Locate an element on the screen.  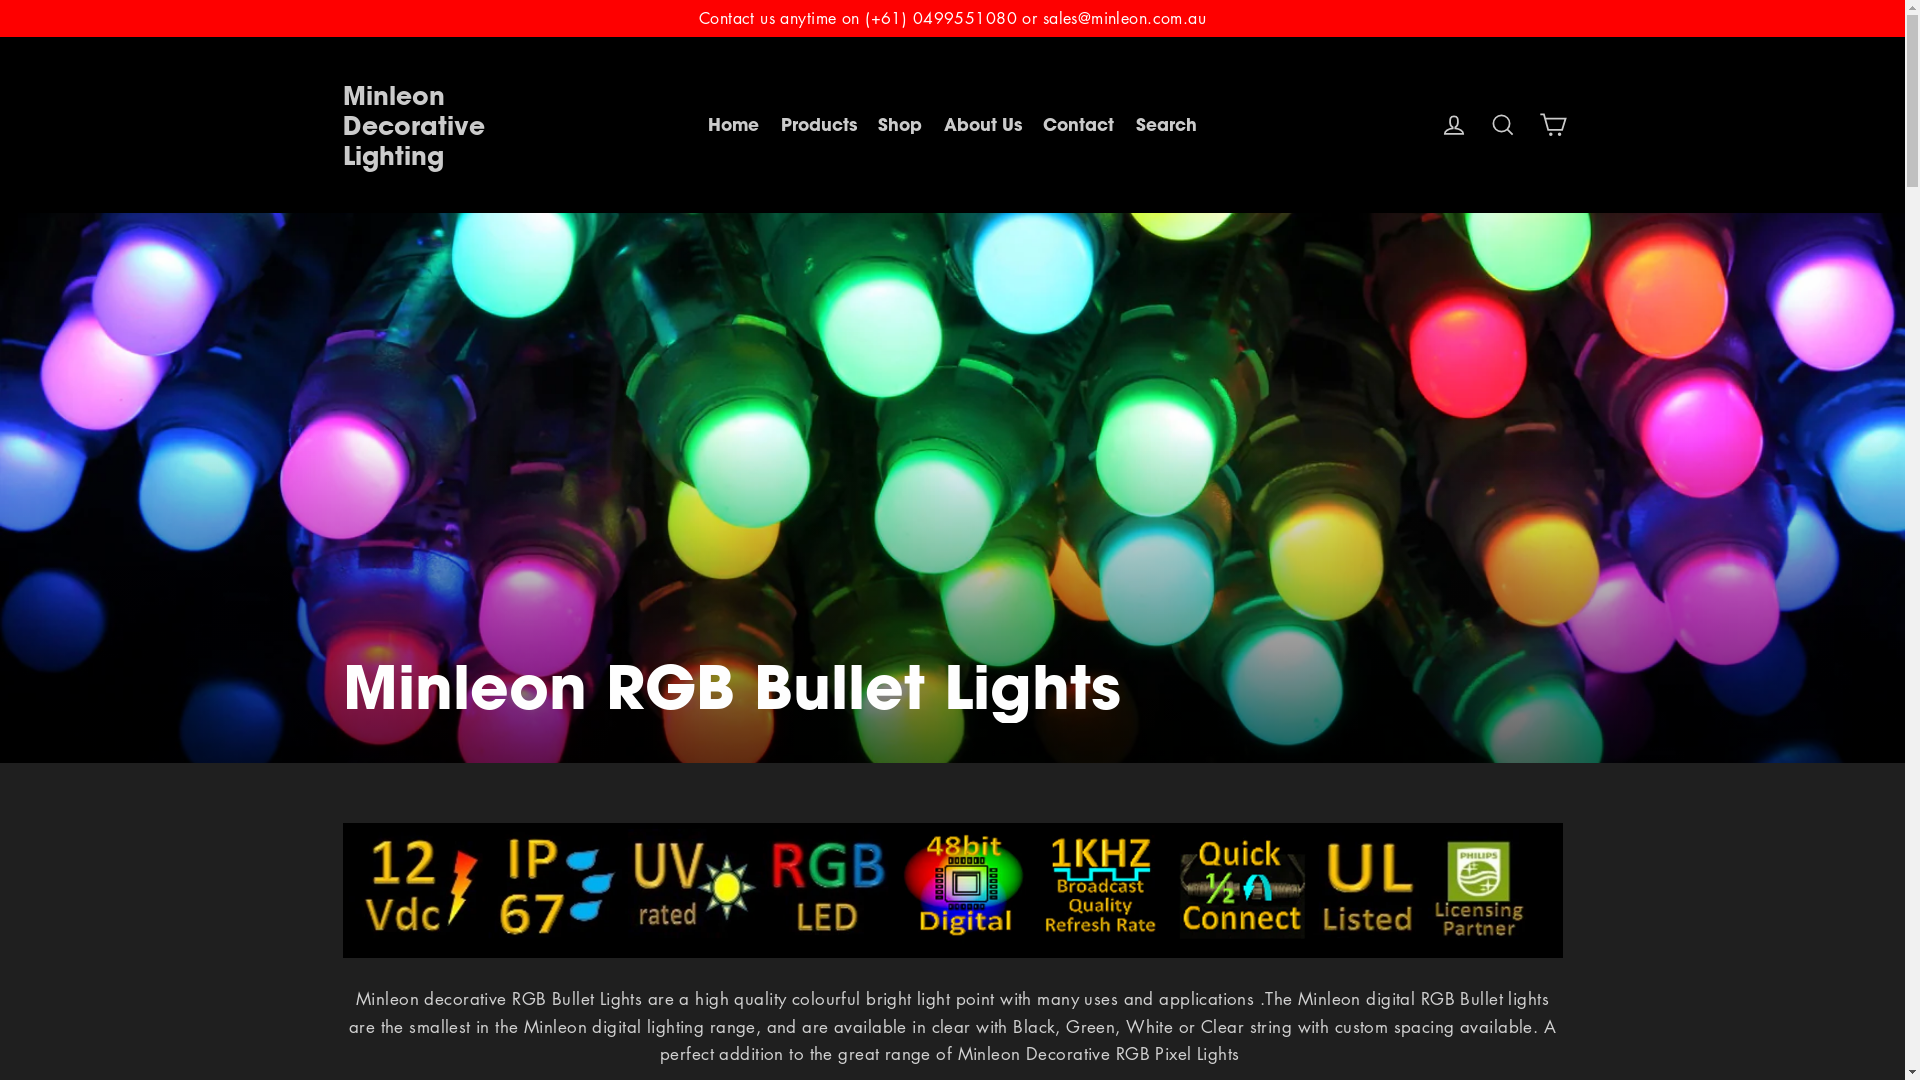
'Contact' is located at coordinates (1035, 124).